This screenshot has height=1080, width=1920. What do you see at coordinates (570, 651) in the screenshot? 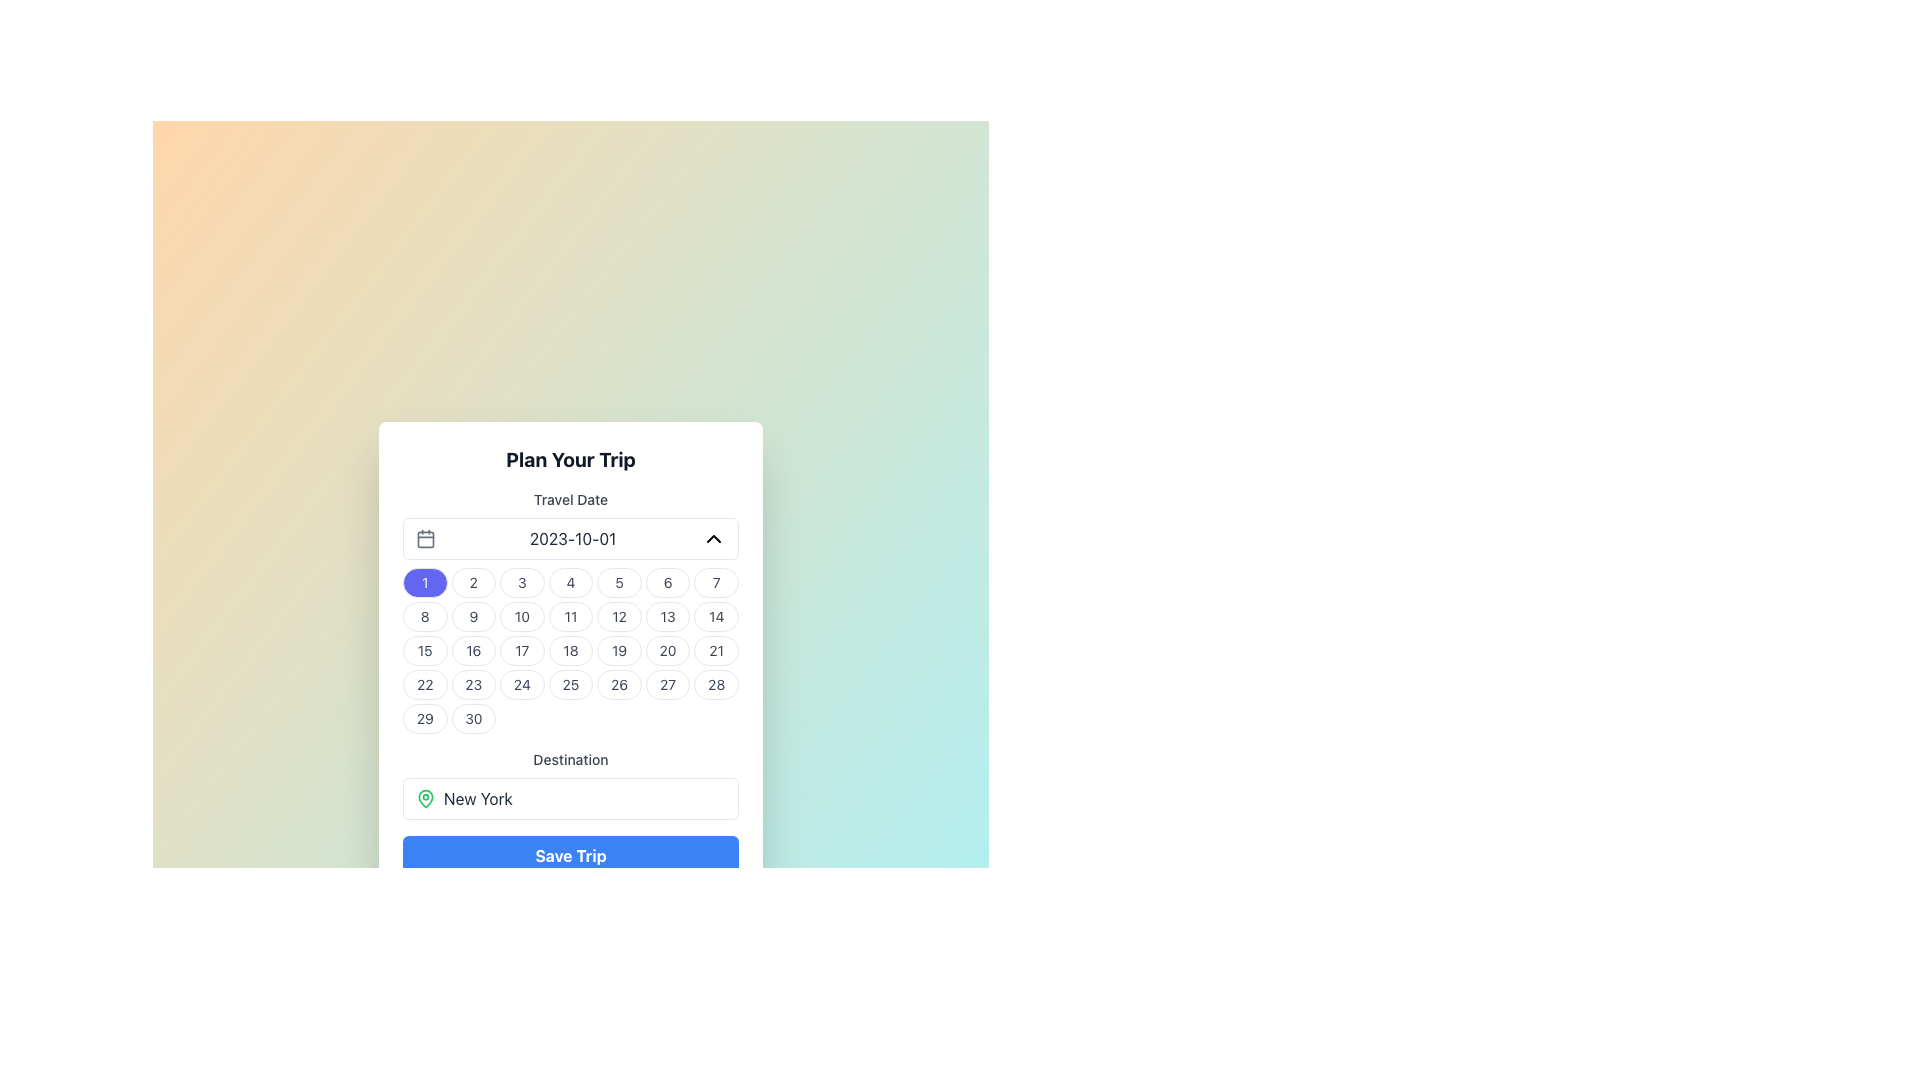
I see `the calendar button for the date '2023-10-01' located in the third row and fourth column of the calendar UI` at bounding box center [570, 651].